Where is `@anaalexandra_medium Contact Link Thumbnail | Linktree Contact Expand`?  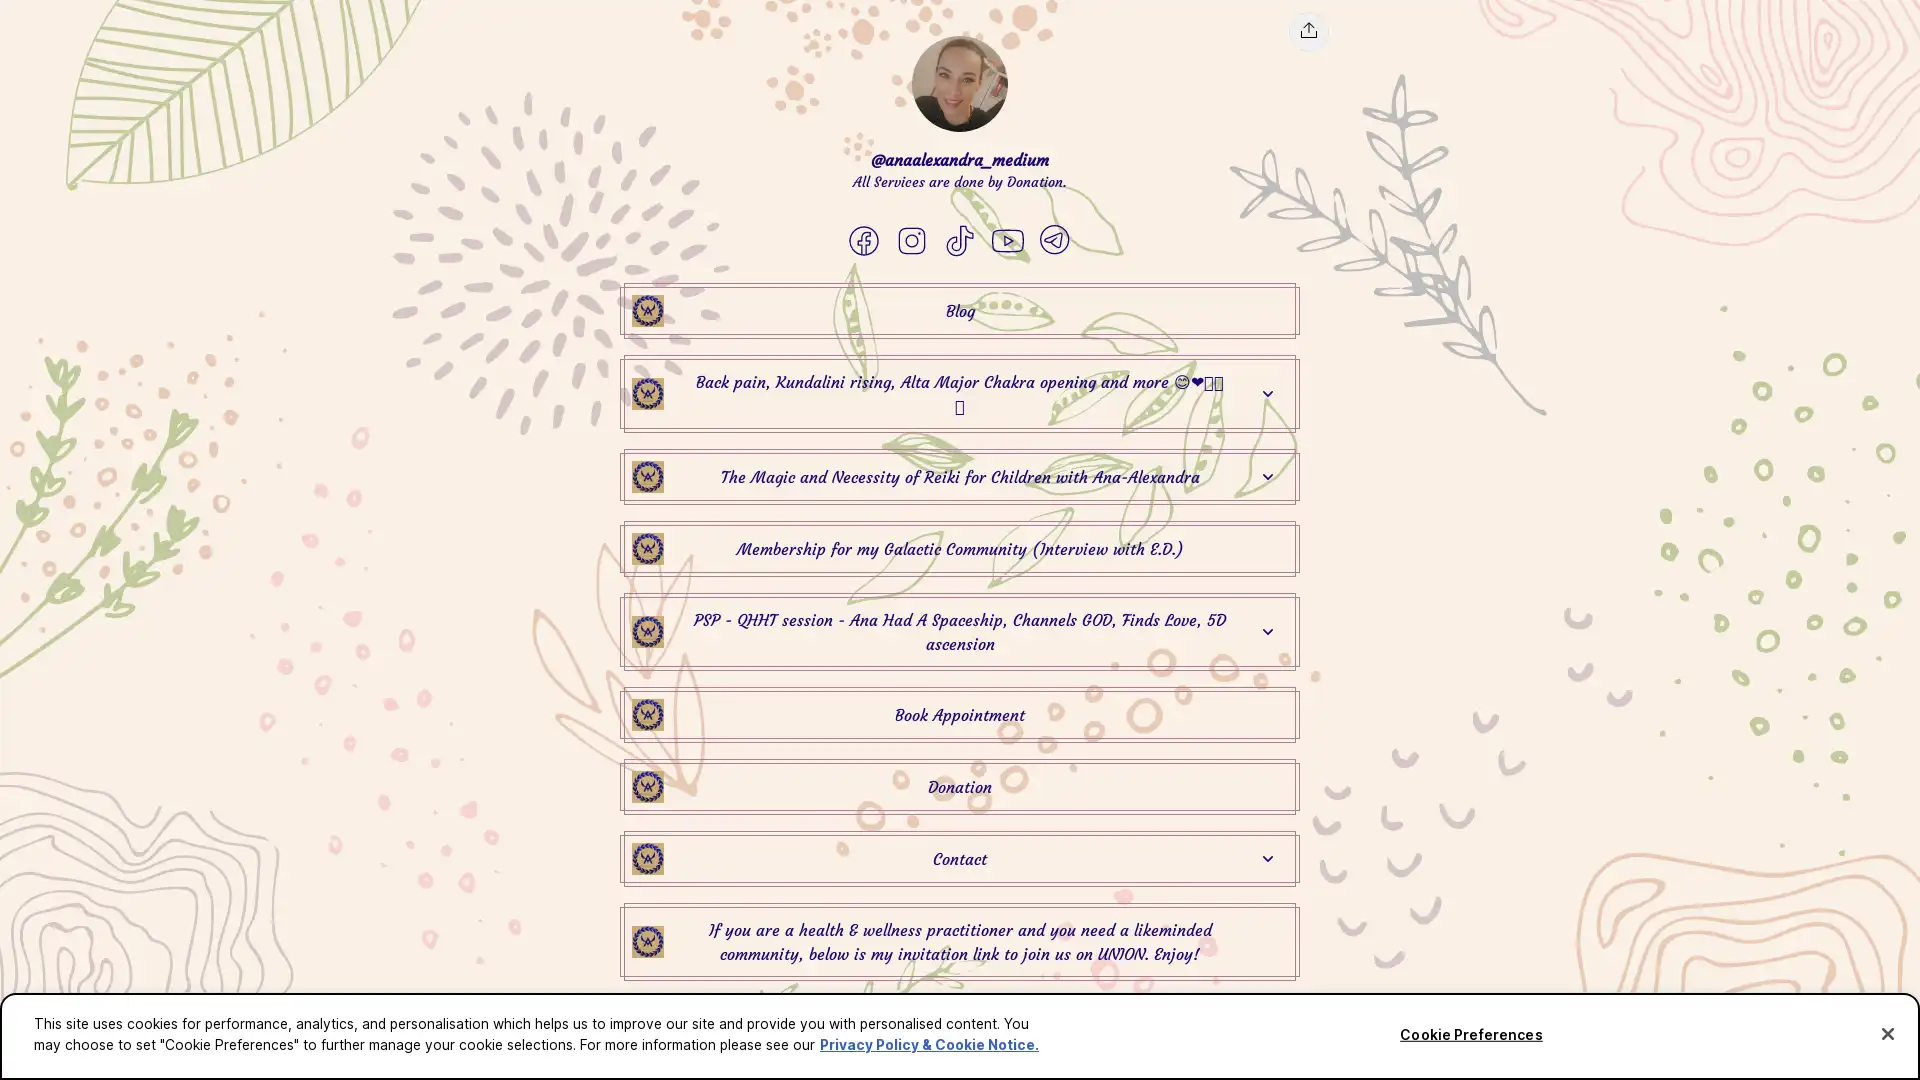
@anaalexandra_medium Contact Link Thumbnail | Linktree Contact Expand is located at coordinates (960, 858).